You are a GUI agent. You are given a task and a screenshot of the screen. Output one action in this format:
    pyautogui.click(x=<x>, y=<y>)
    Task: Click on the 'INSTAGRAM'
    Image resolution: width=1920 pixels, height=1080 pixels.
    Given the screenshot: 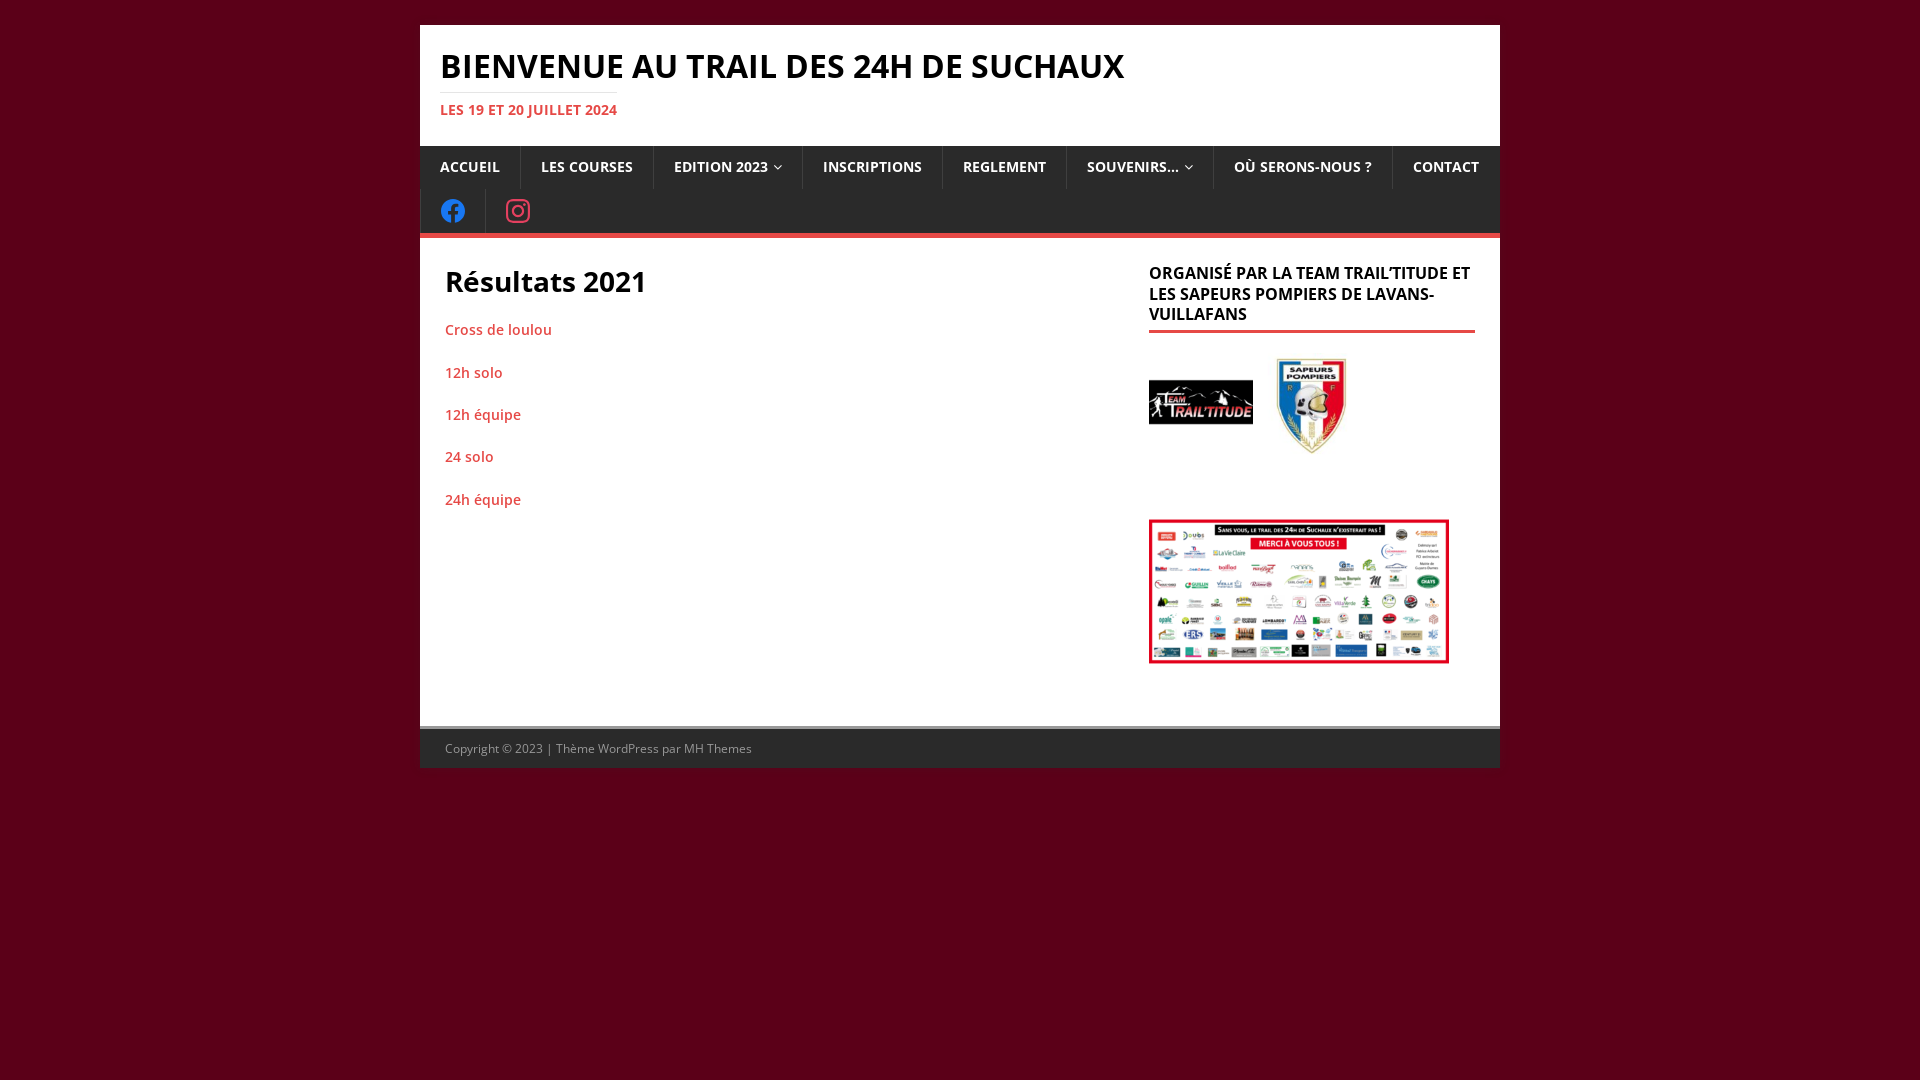 What is the action you would take?
    pyautogui.click(x=517, y=211)
    